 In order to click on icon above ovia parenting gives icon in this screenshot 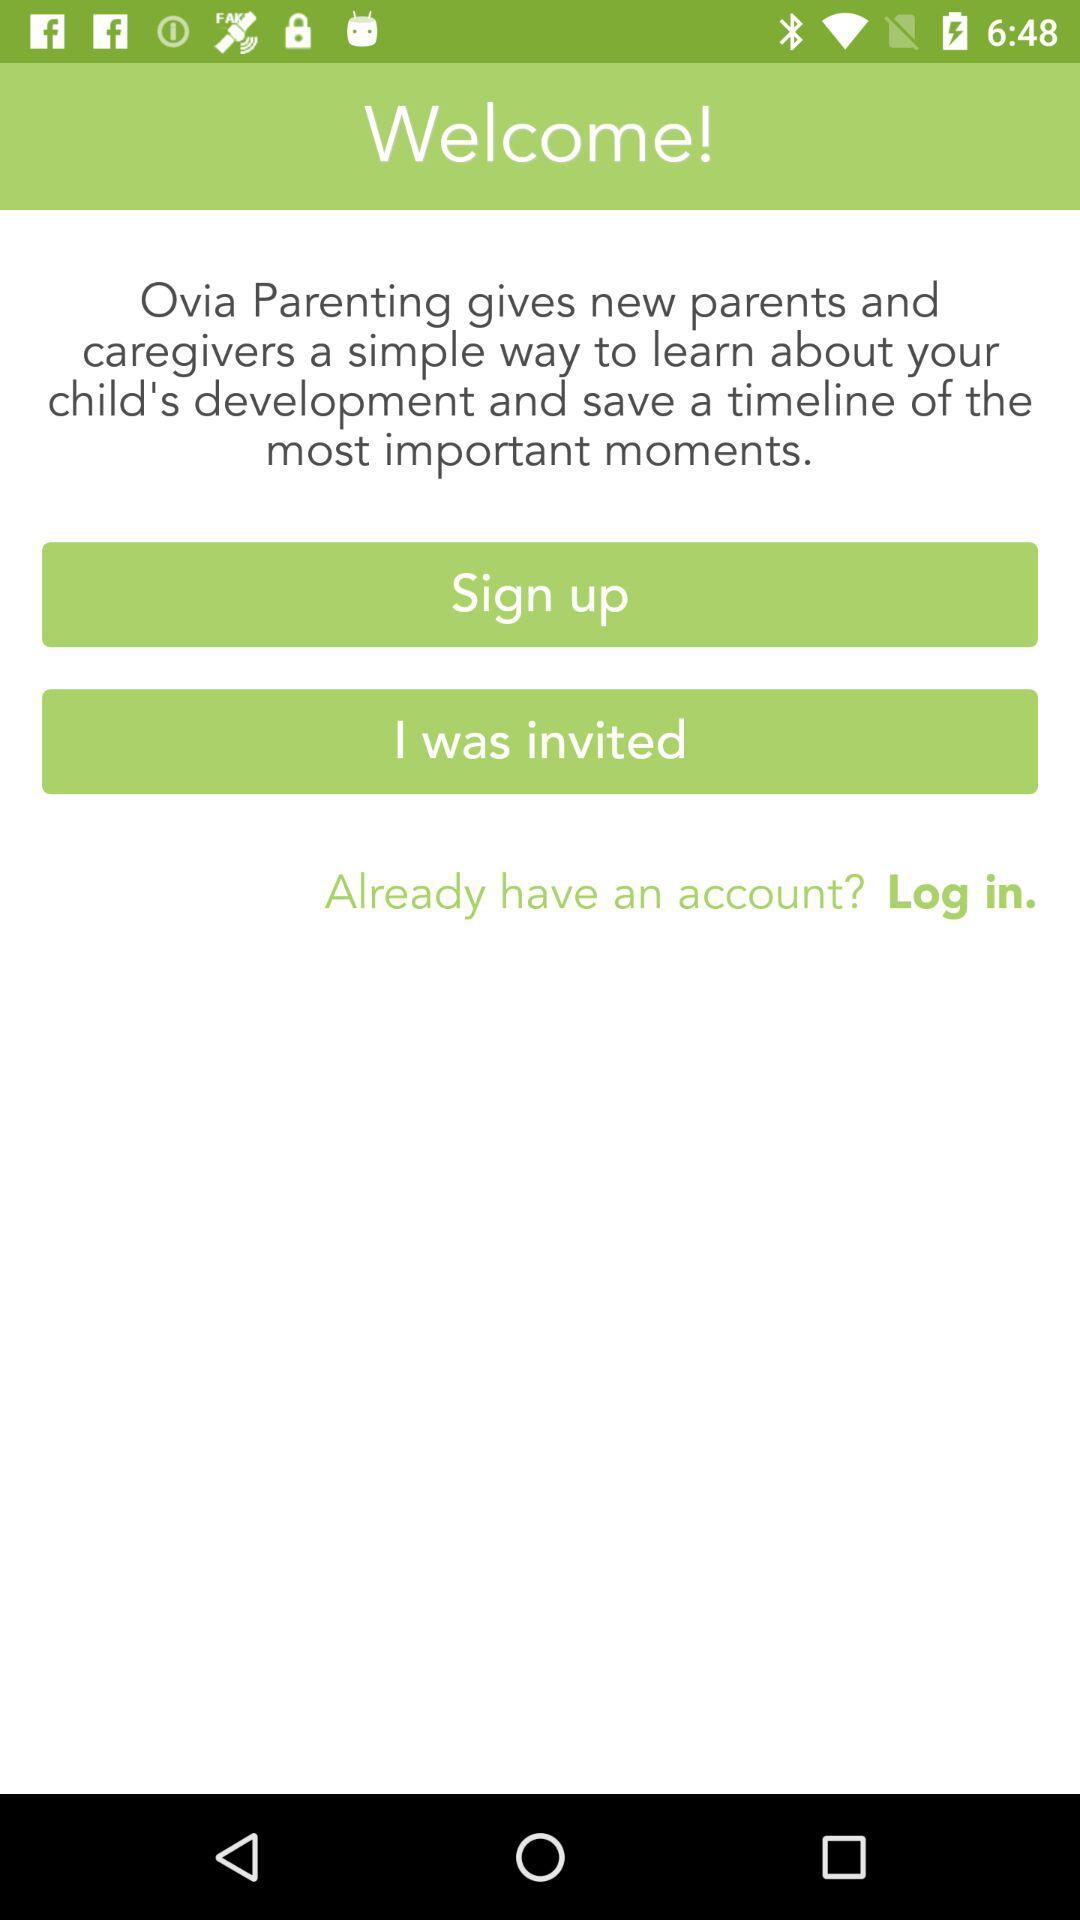, I will do `click(540, 135)`.